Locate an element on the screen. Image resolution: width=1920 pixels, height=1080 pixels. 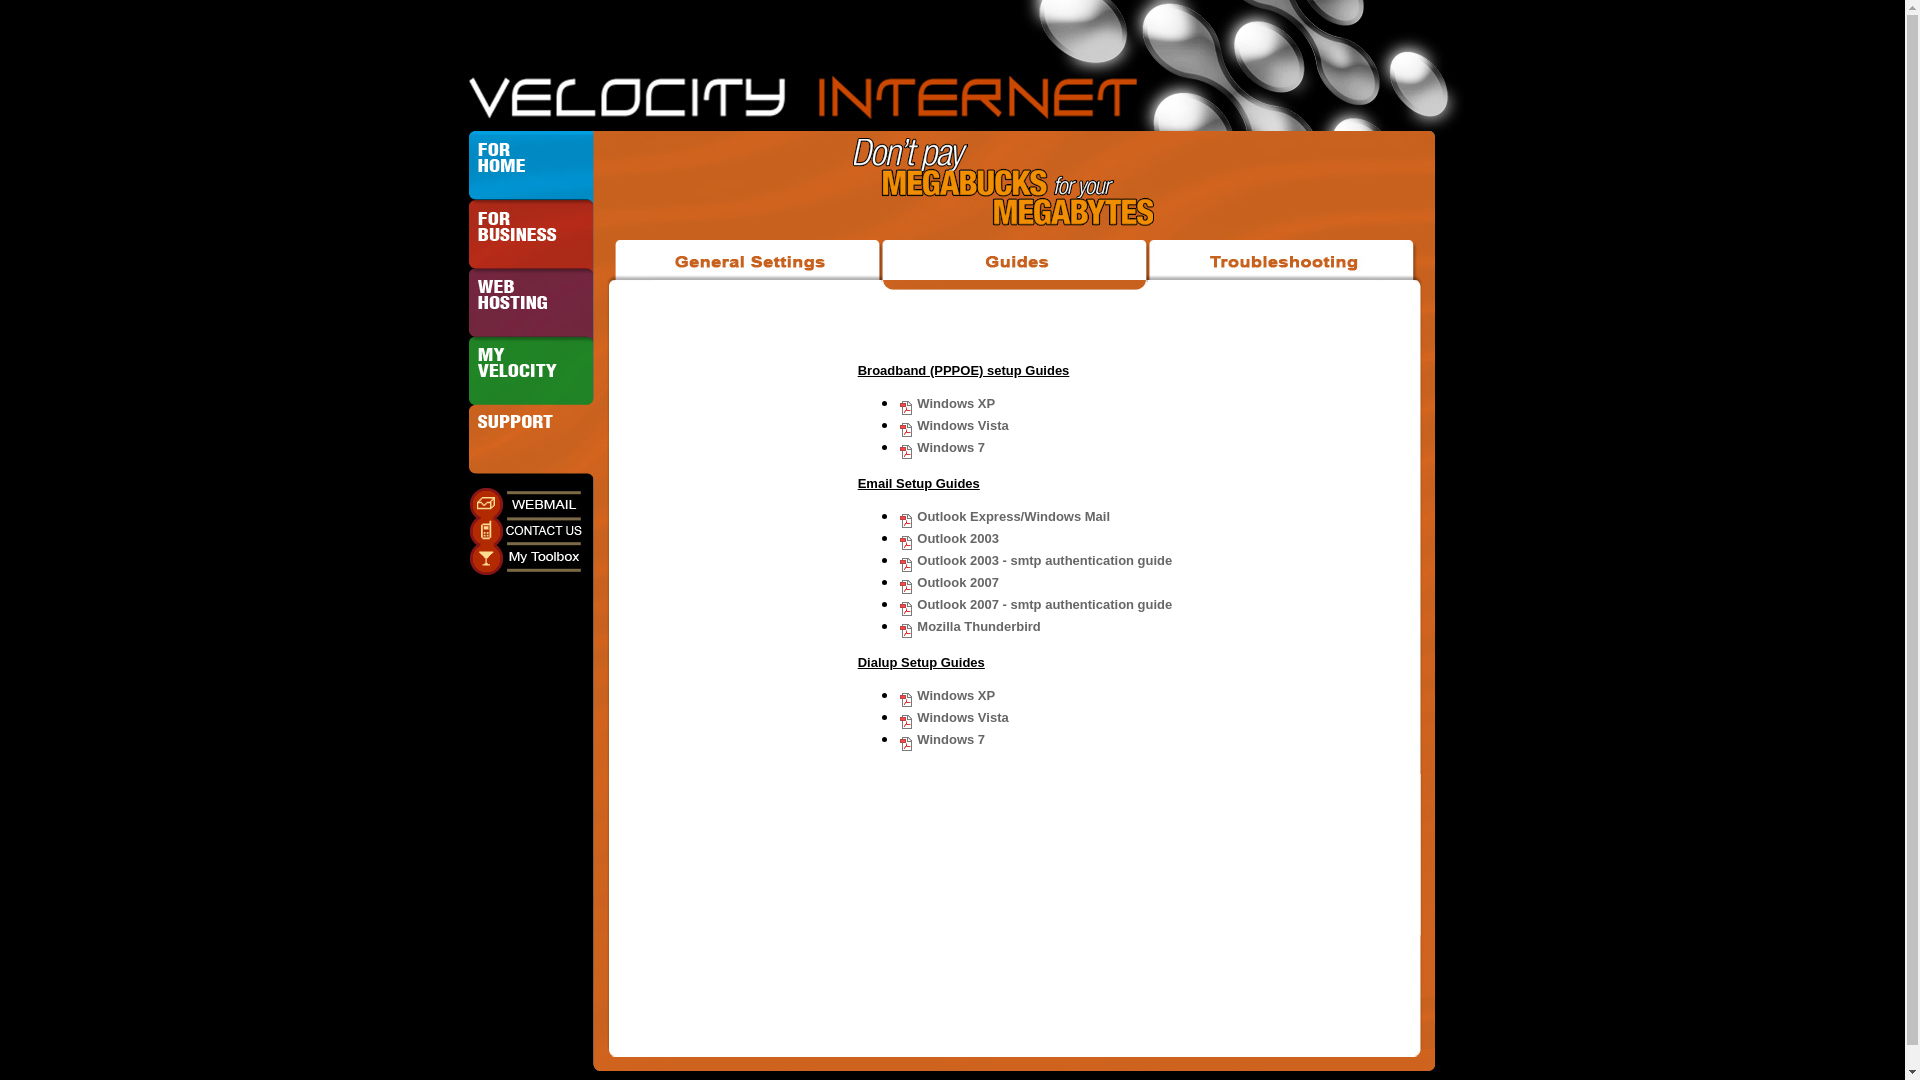
'Outlook Express/Windows Mail' is located at coordinates (896, 515).